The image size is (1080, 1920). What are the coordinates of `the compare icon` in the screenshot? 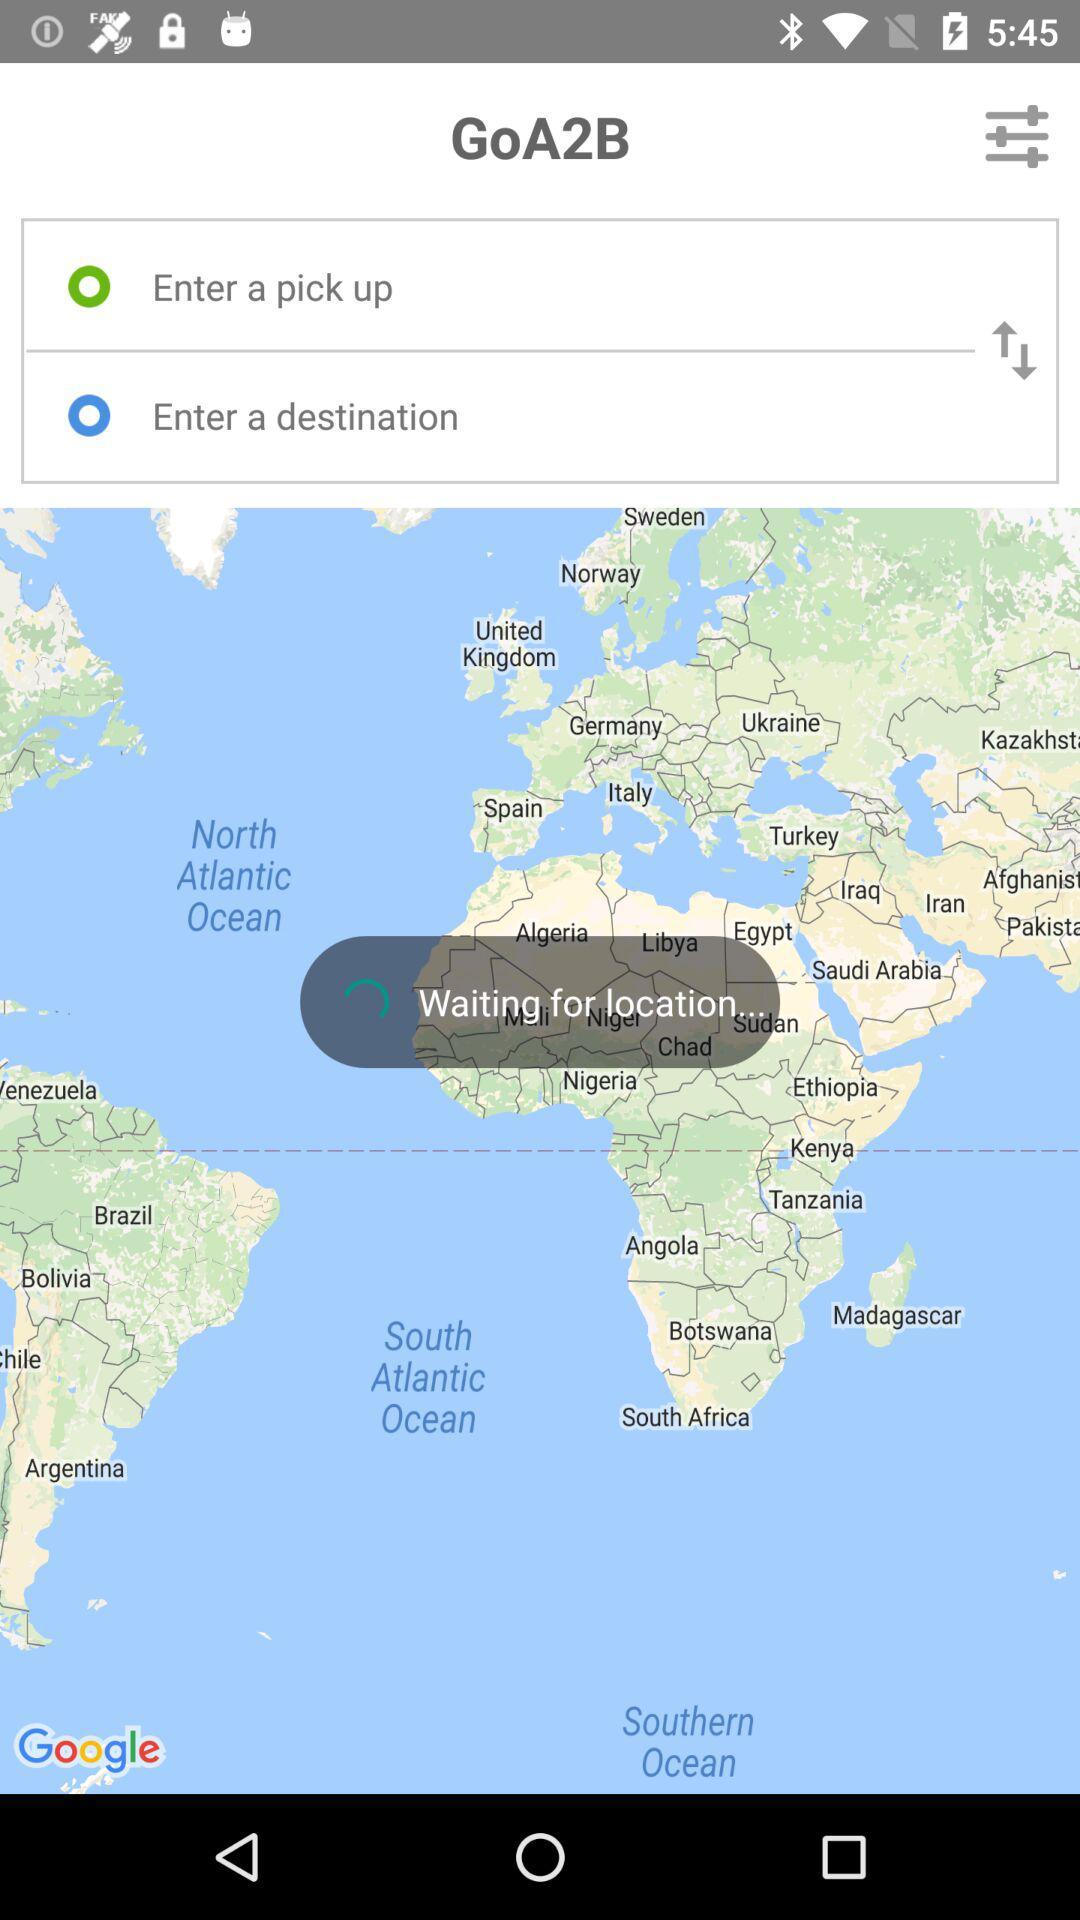 It's located at (1014, 350).